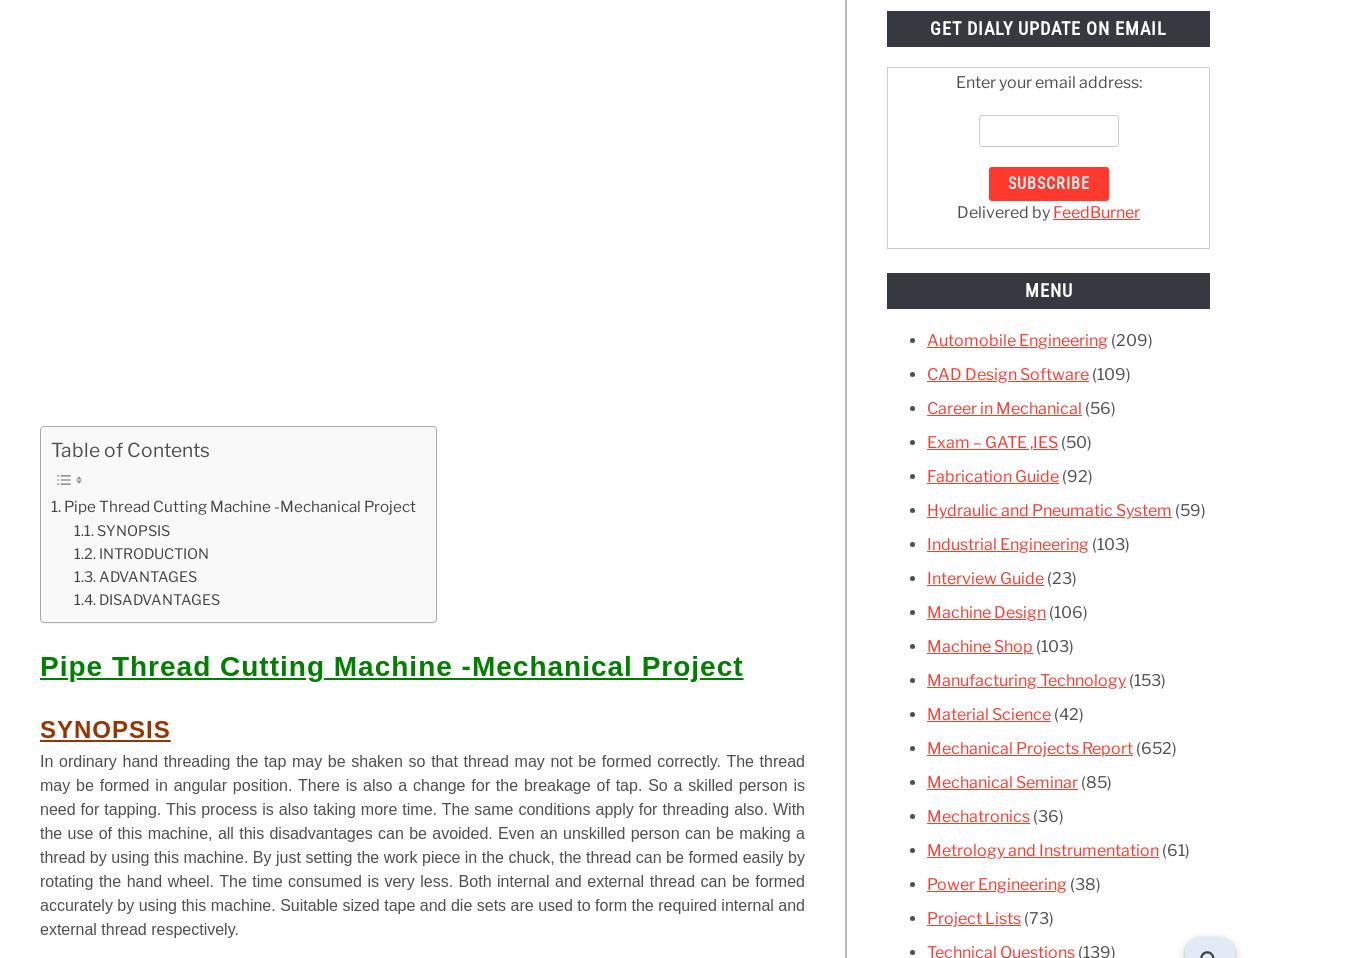 This screenshot has width=1370, height=958. Describe the element at coordinates (1004, 407) in the screenshot. I see `'Career in Mechanical'` at that location.